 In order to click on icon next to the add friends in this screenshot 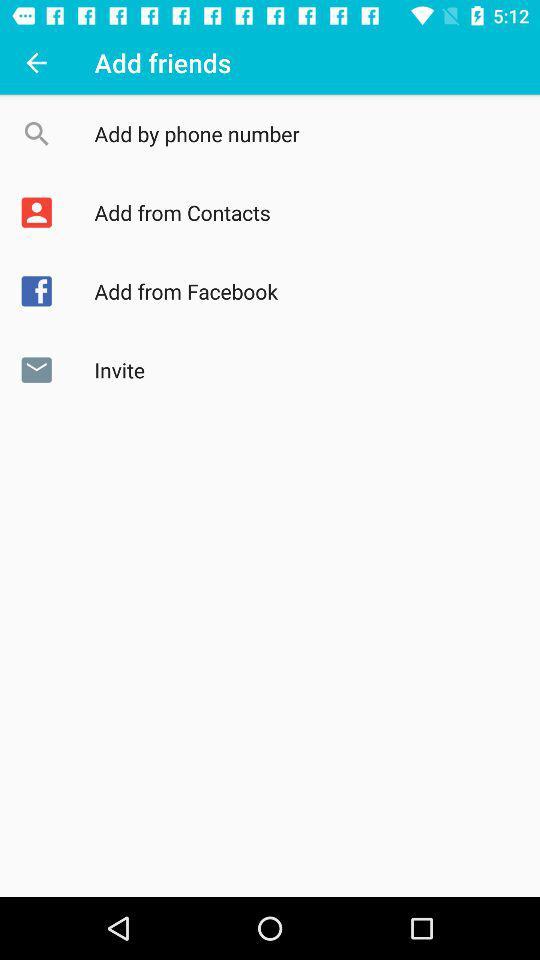, I will do `click(36, 62)`.